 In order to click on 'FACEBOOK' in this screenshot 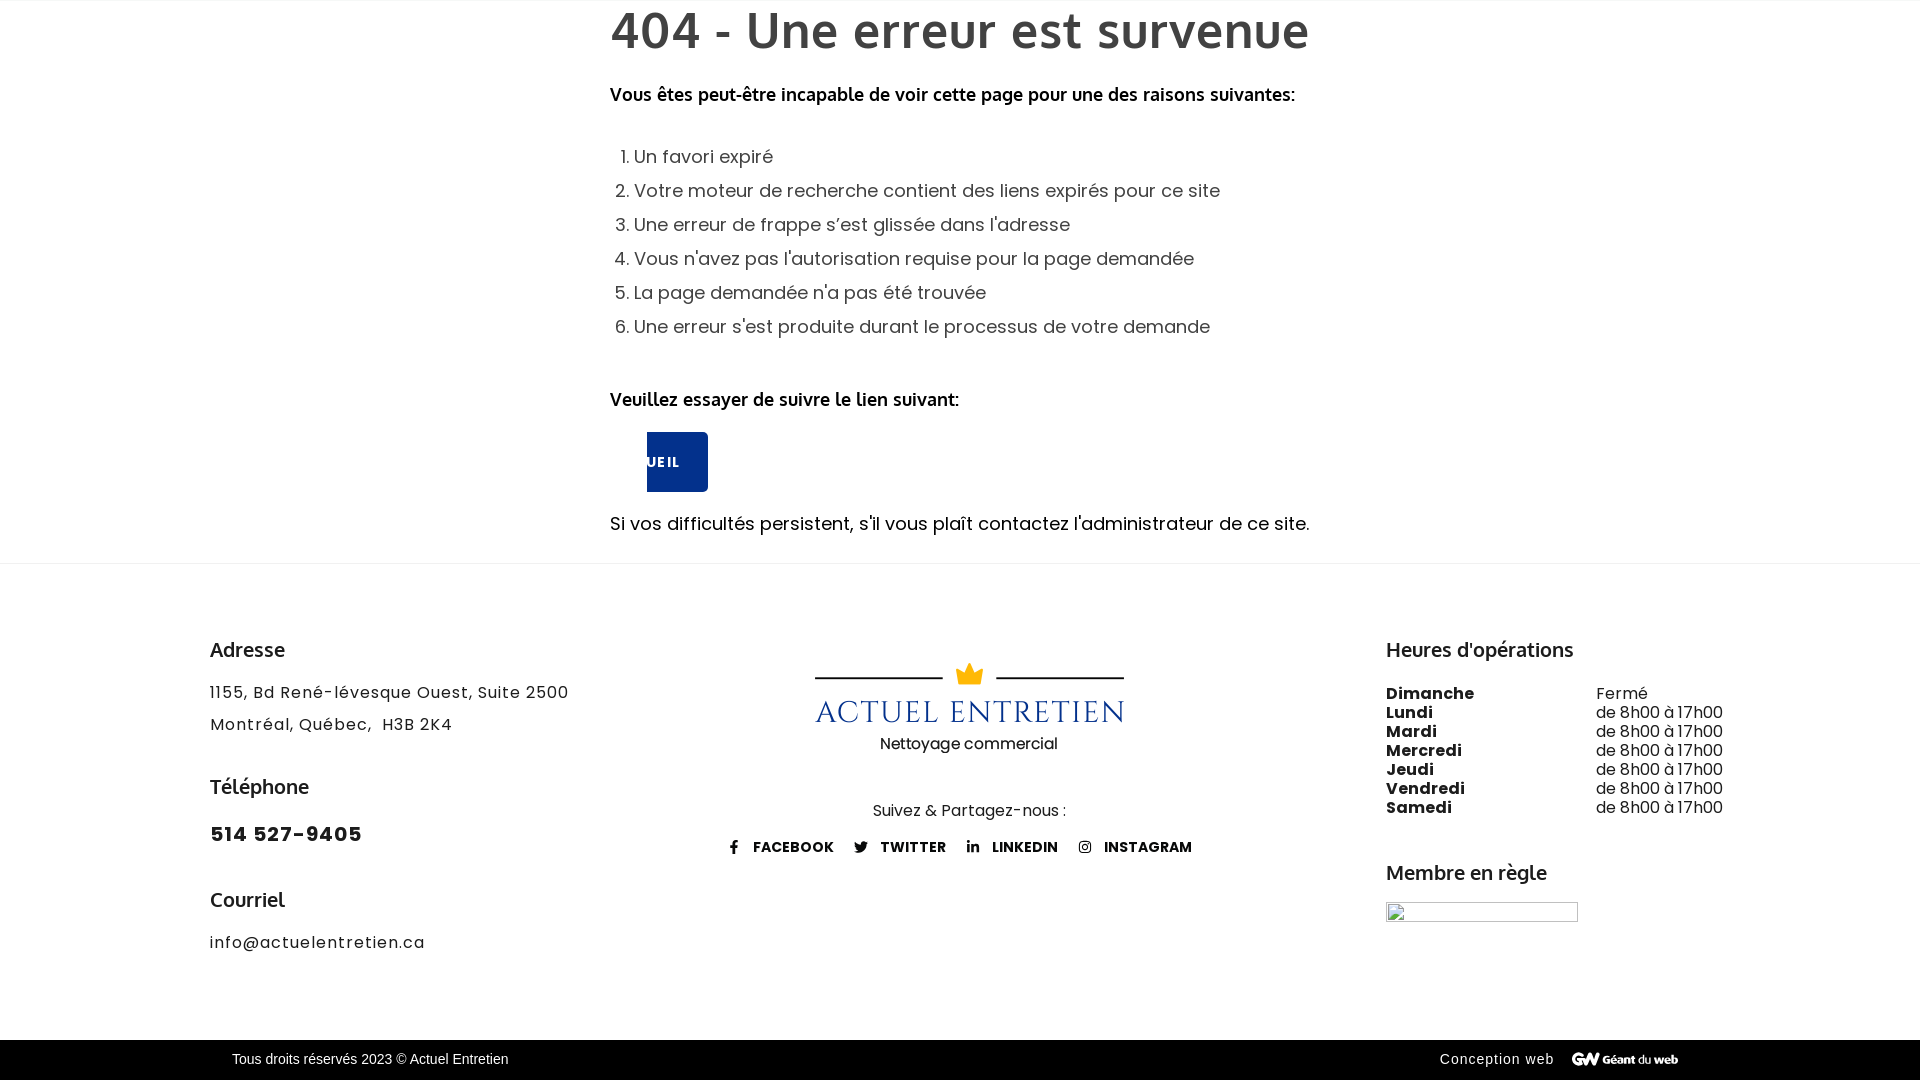, I will do `click(779, 848)`.